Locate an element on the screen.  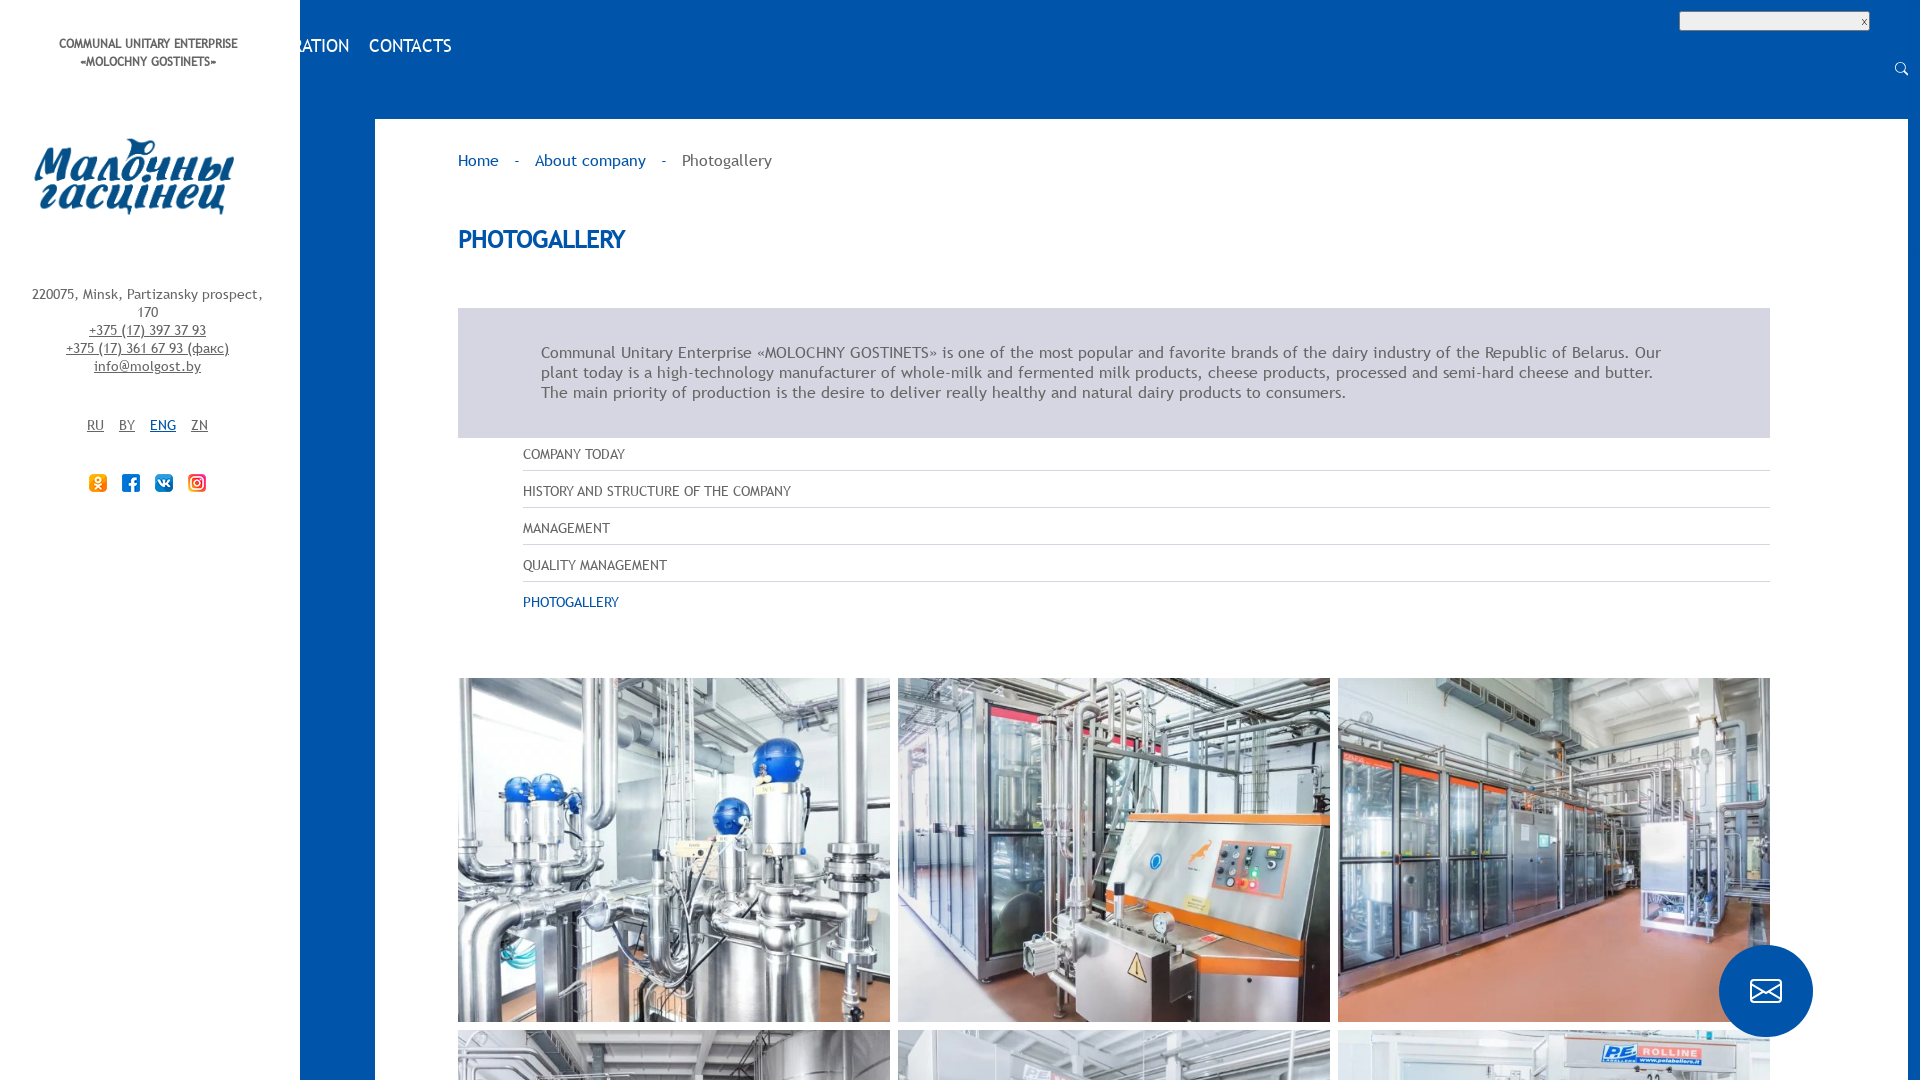
'CONTACTS' is located at coordinates (409, 45).